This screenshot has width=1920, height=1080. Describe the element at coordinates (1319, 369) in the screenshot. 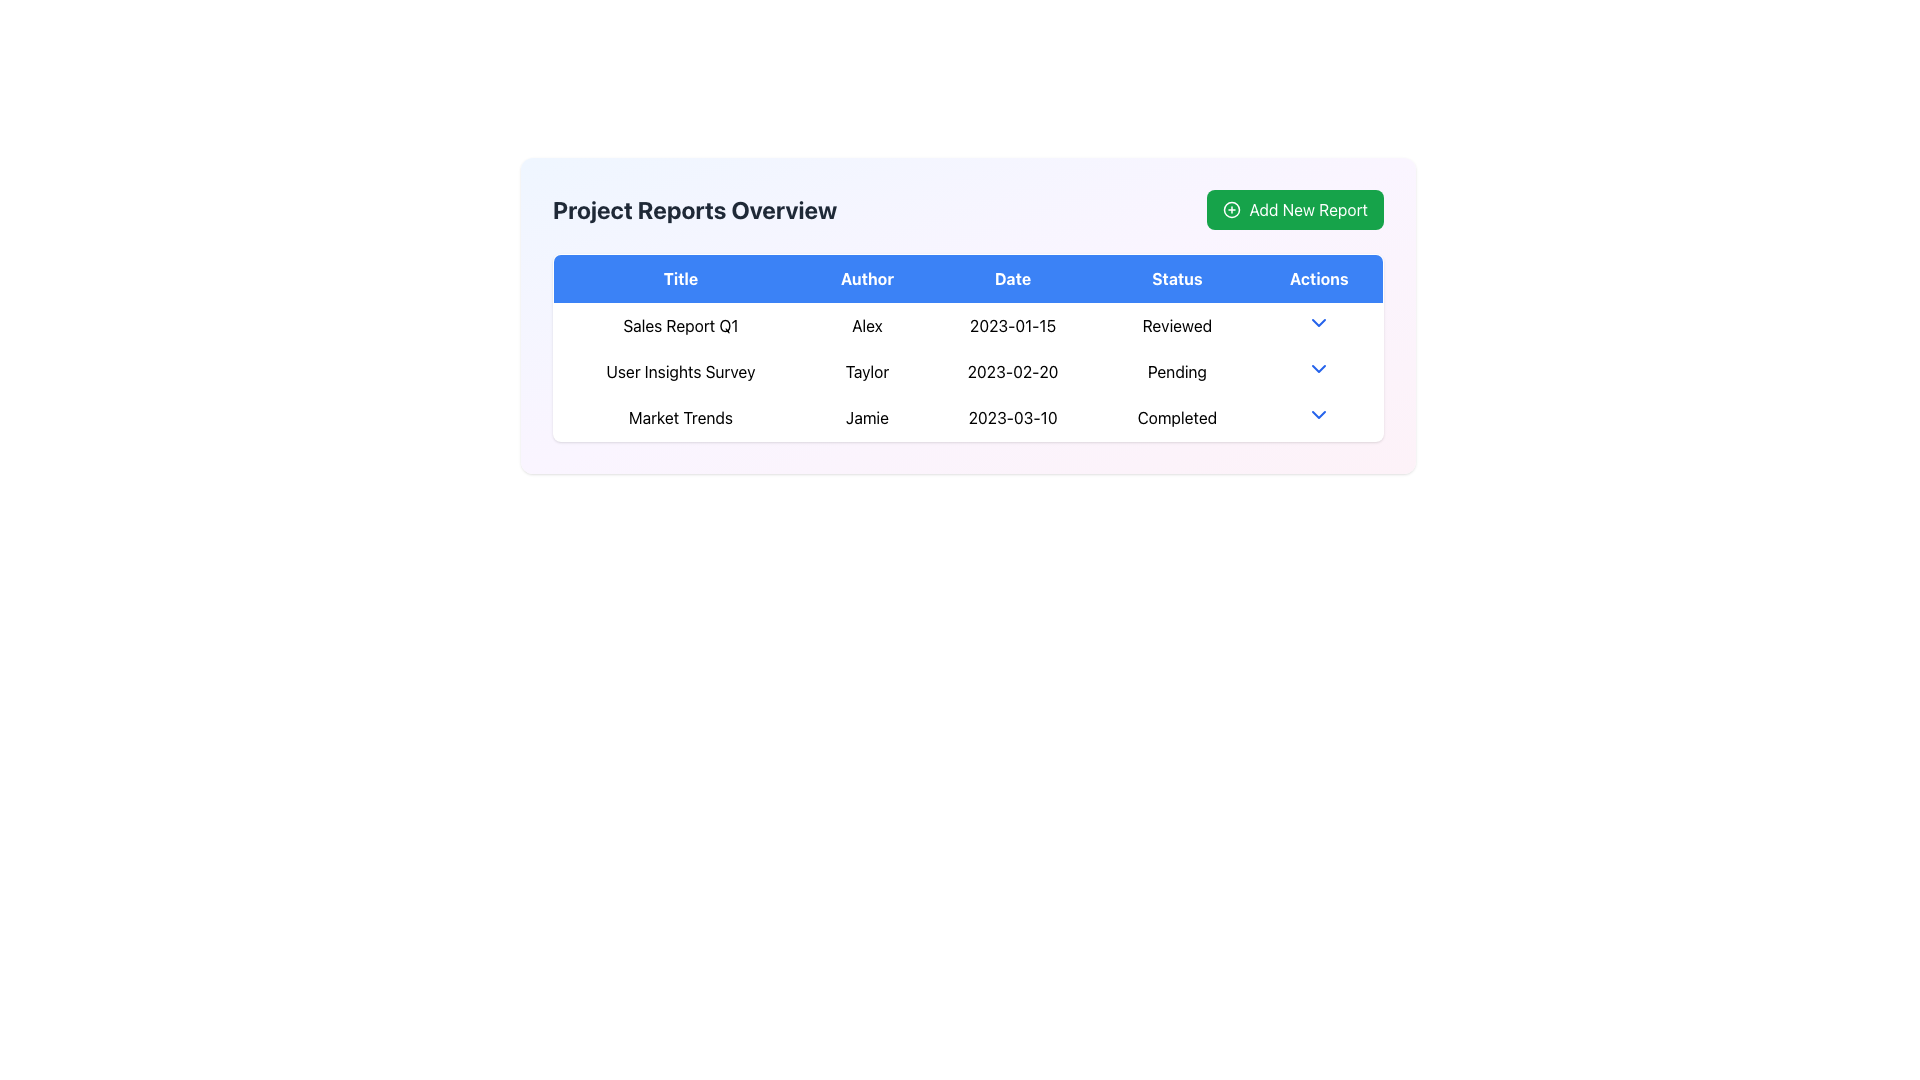

I see `the Dropdown Toggle Icon in the 'Actions' column for the 'User Insights Survey' entry` at that location.